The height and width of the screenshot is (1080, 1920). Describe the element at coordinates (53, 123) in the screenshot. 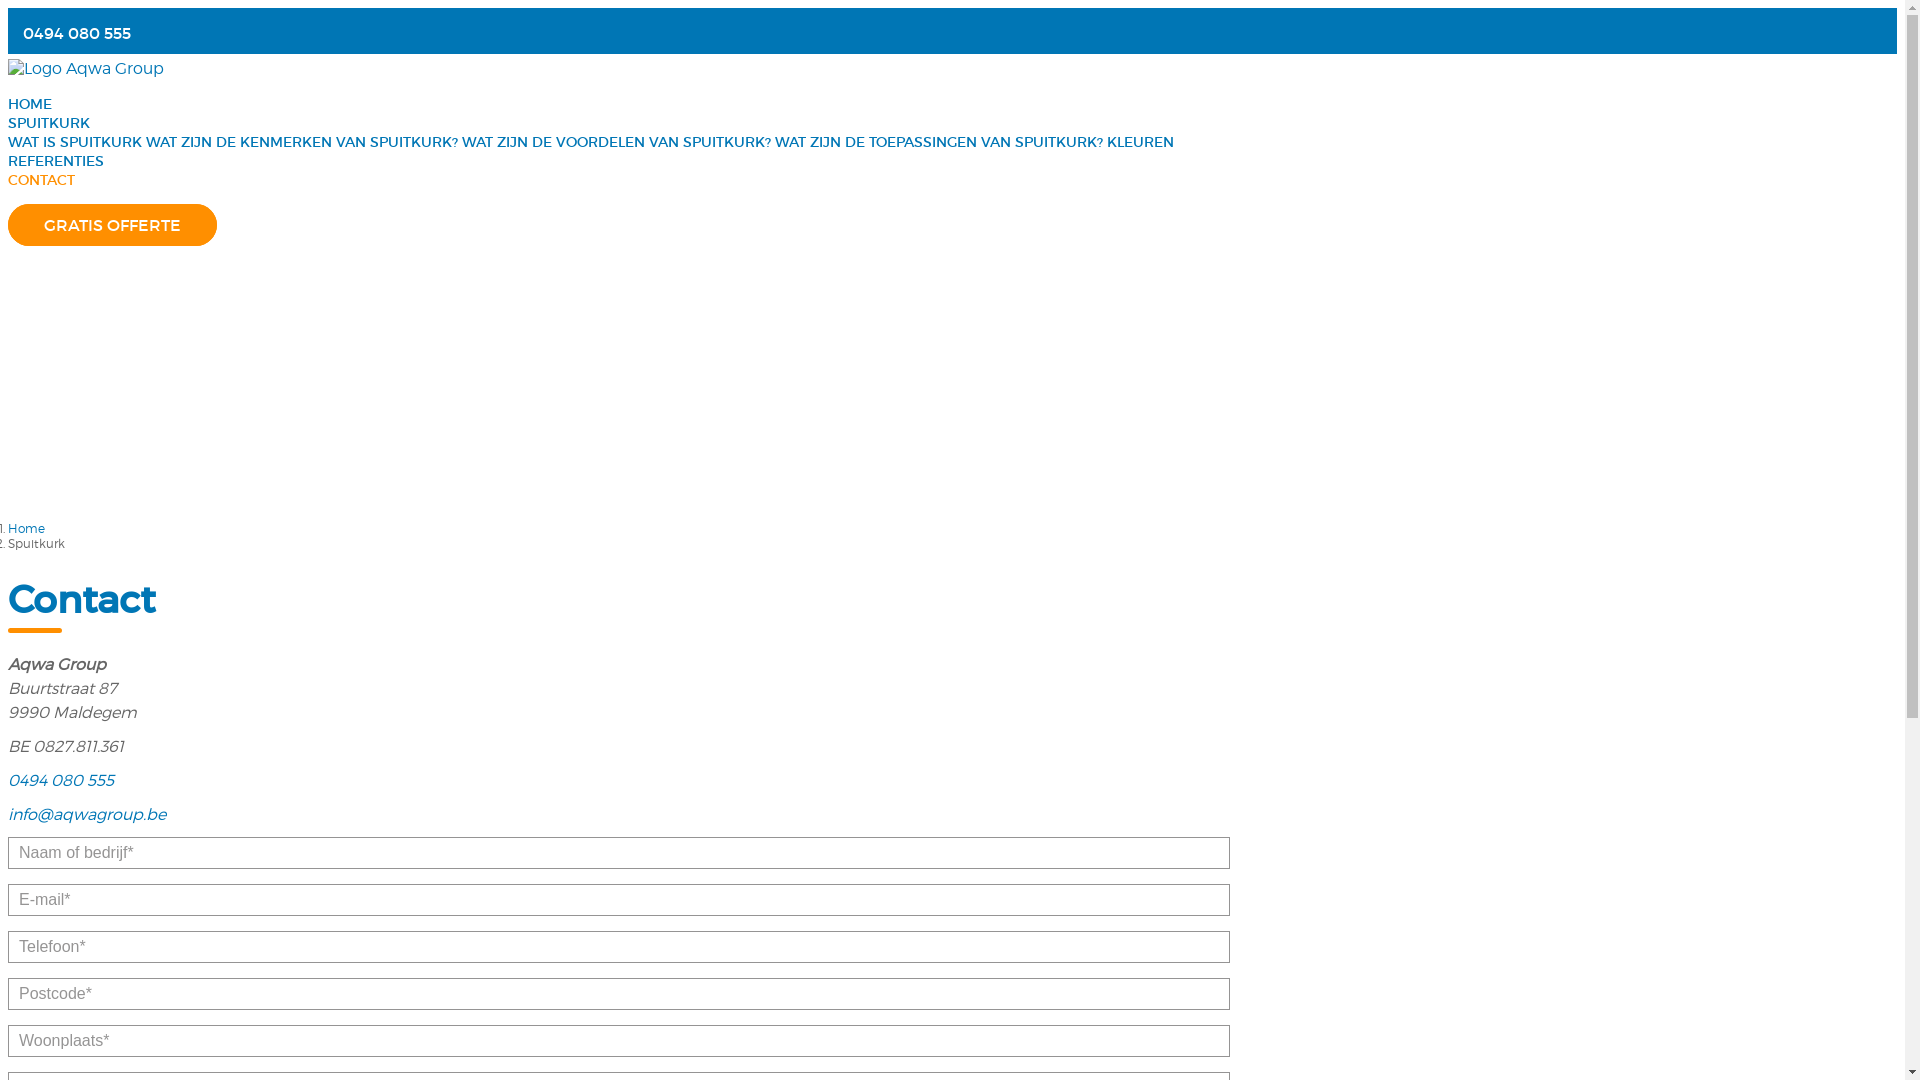

I see `'SPUITKURK'` at that location.